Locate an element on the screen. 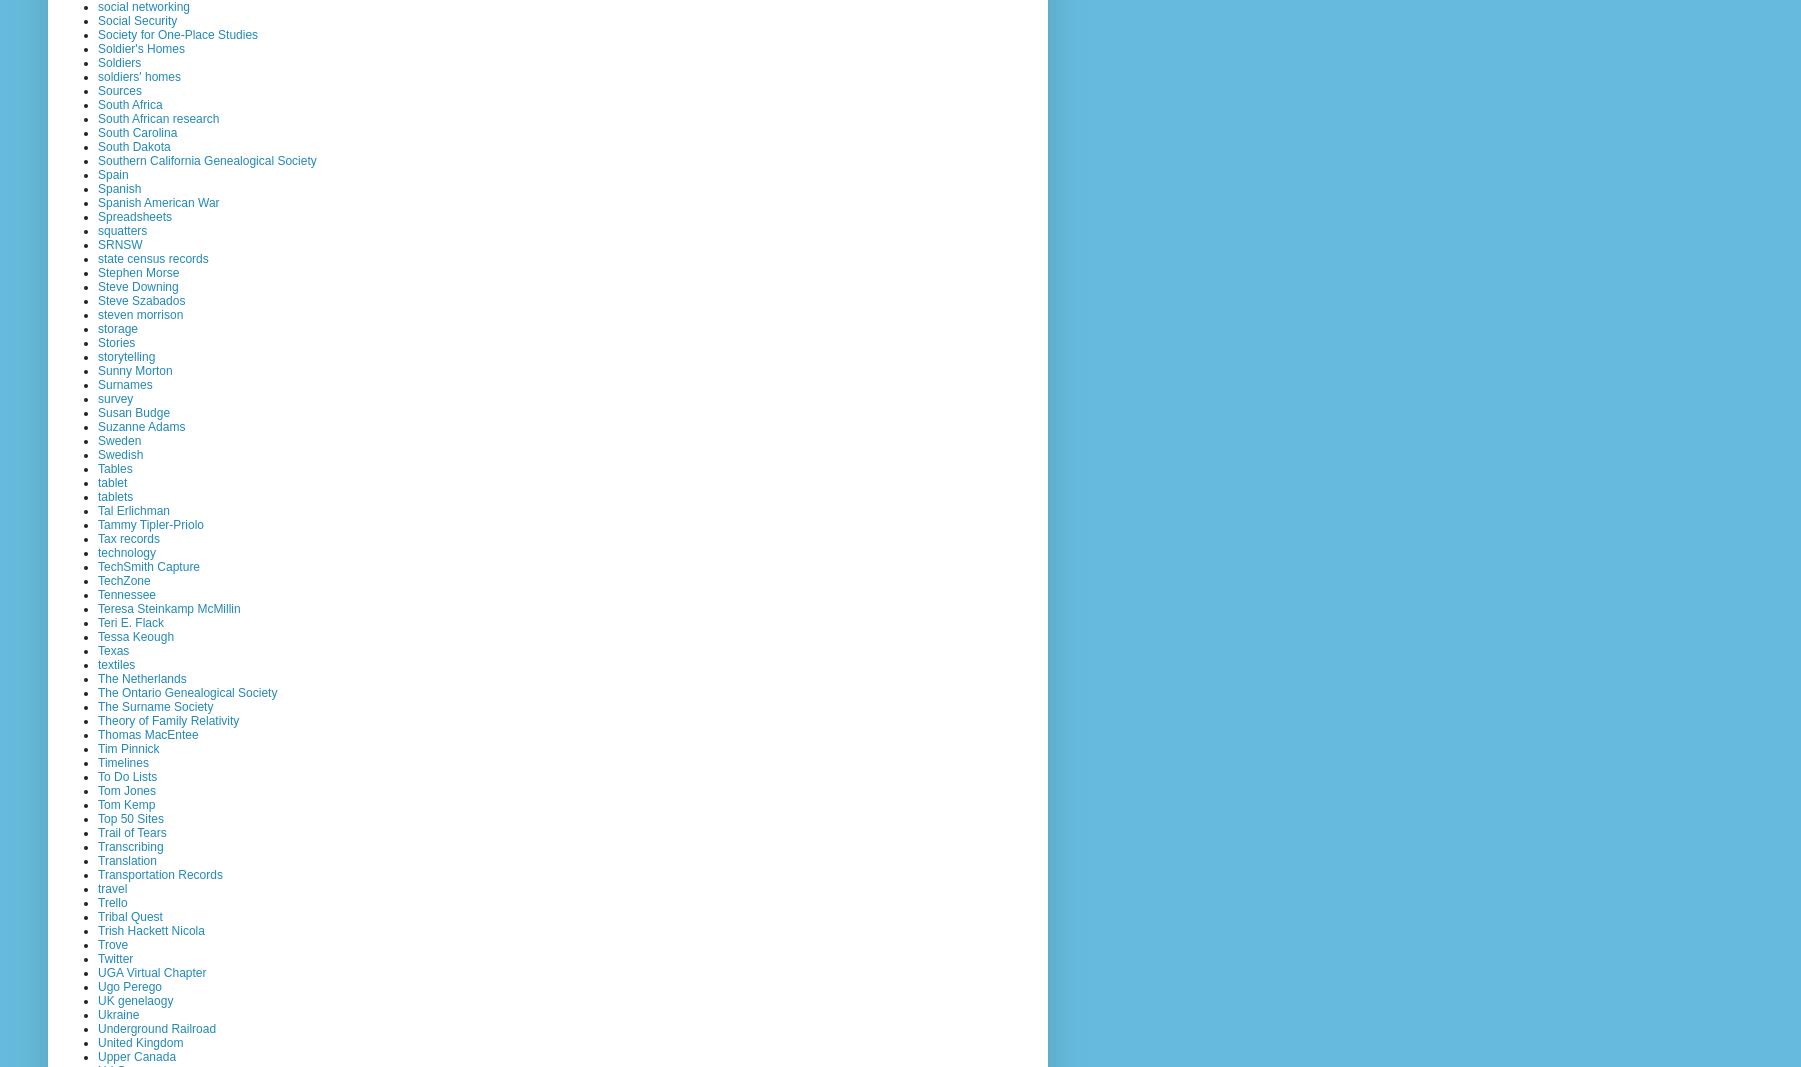  'textiles' is located at coordinates (96, 663).